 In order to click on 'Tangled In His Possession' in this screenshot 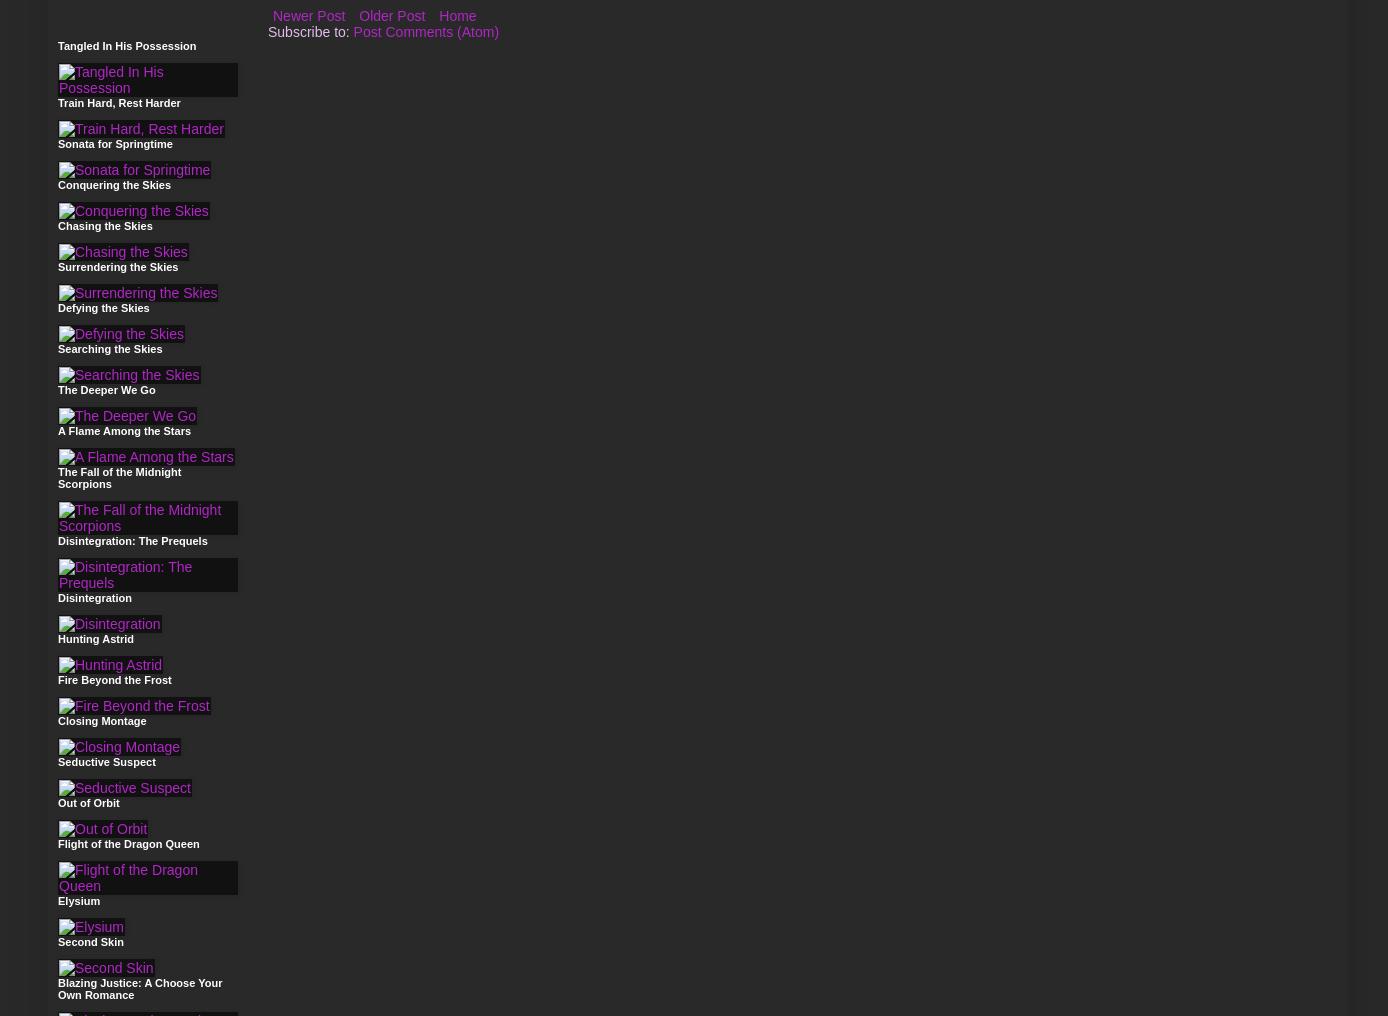, I will do `click(127, 45)`.